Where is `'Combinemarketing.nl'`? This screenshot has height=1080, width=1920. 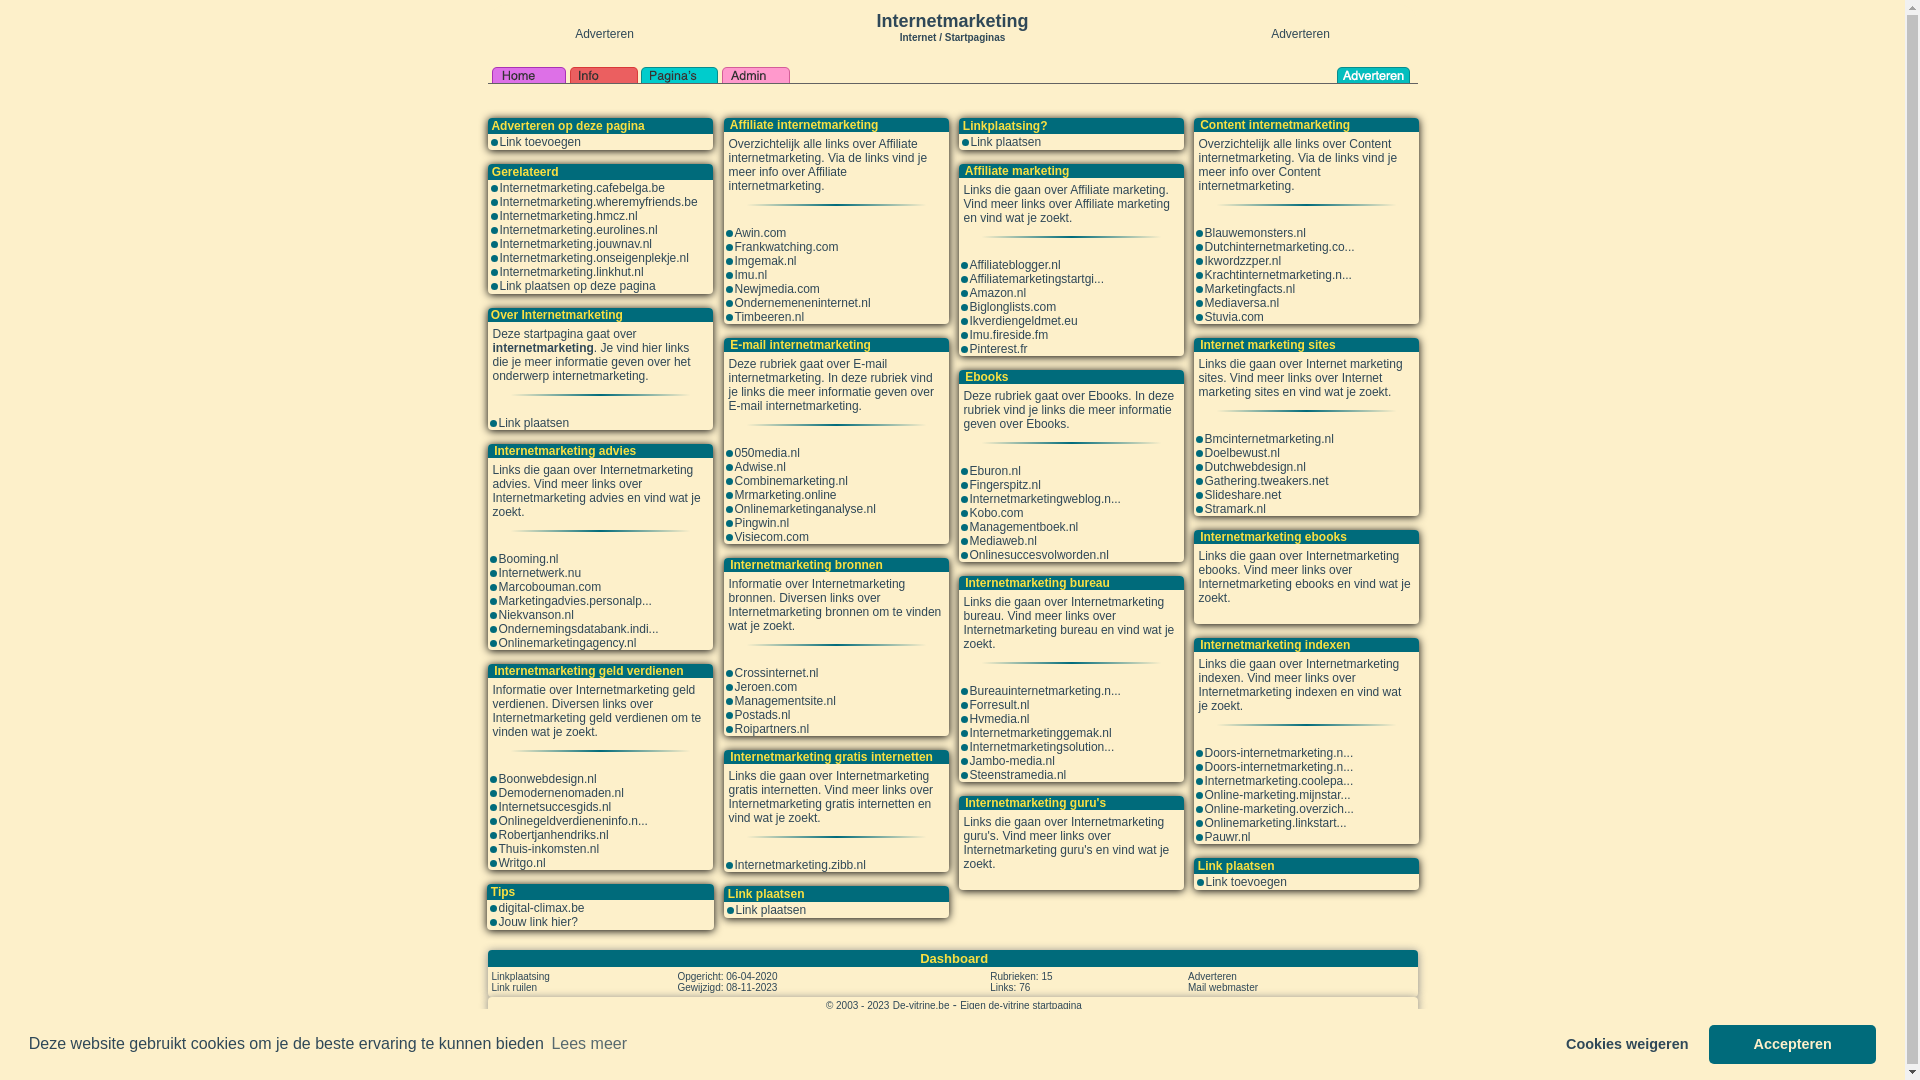
'Combinemarketing.nl' is located at coordinates (733, 481).